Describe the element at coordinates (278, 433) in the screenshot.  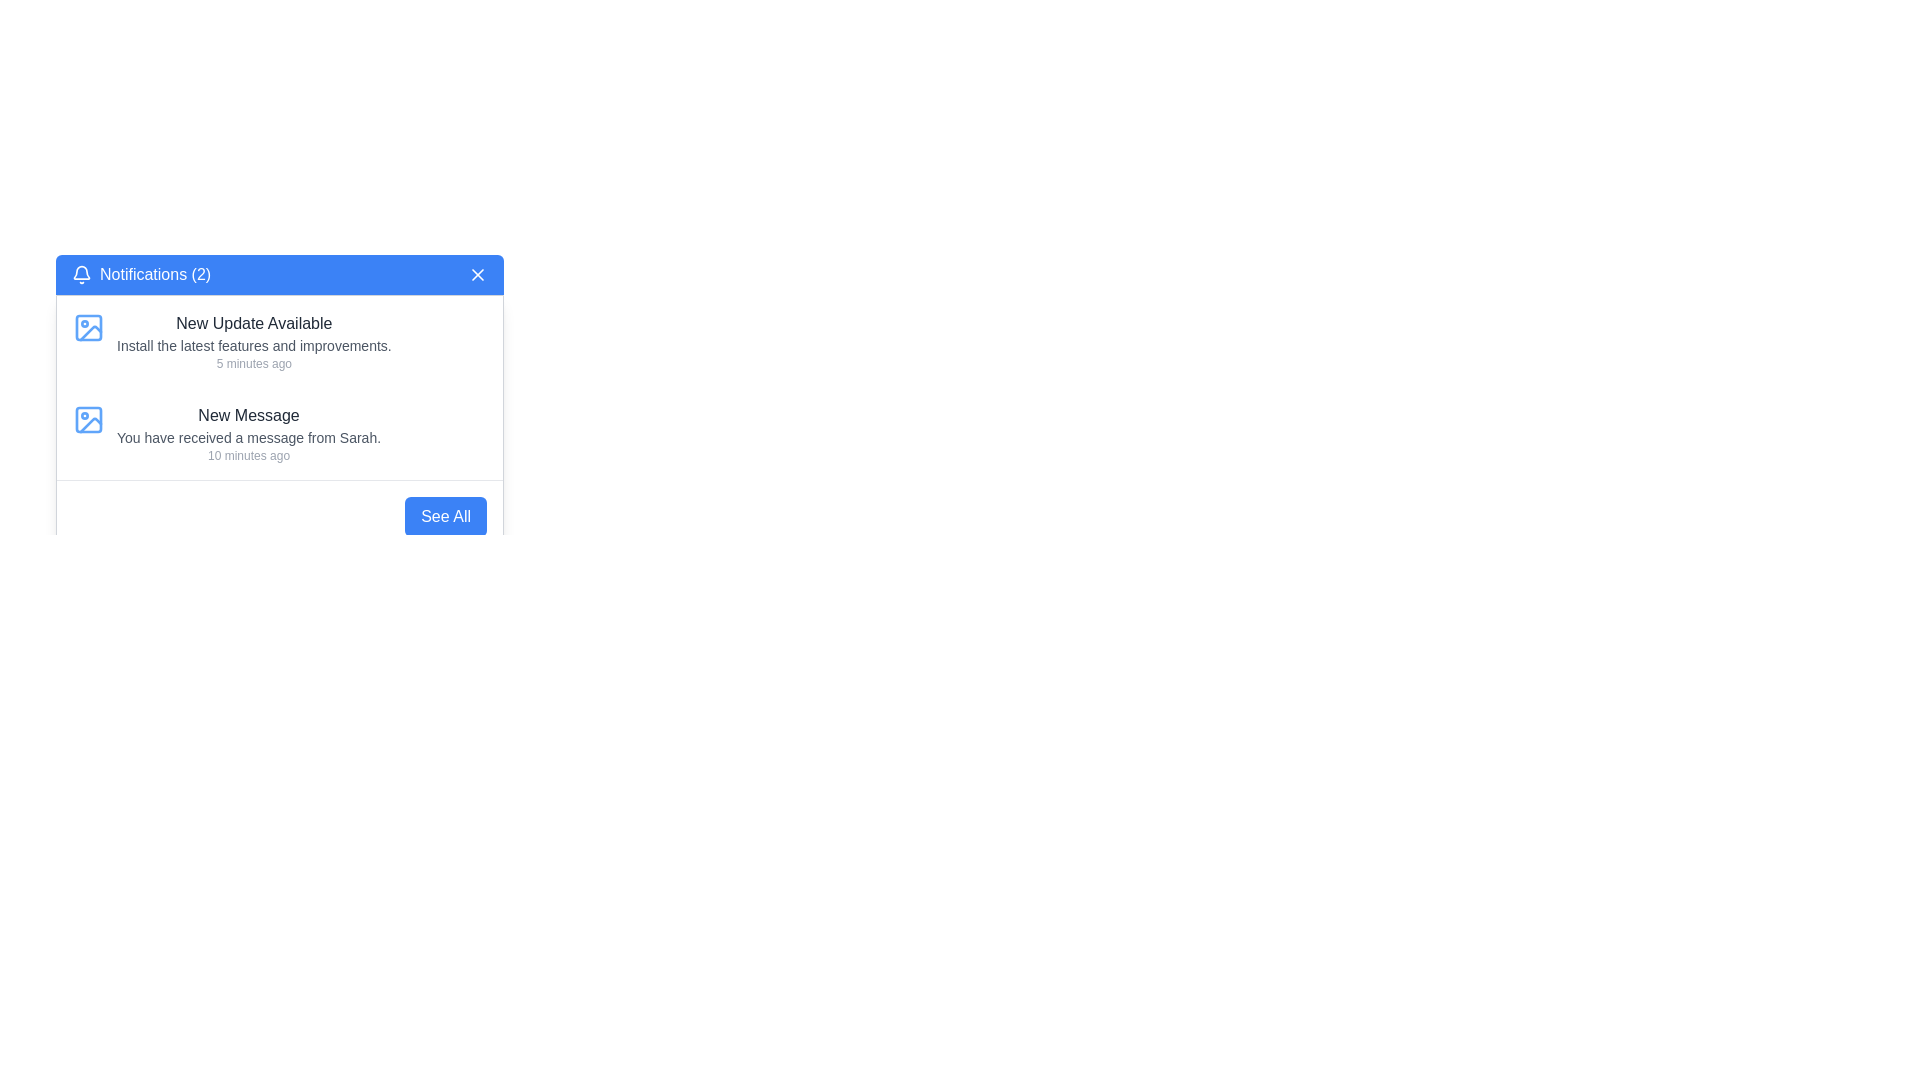
I see `the second Notification Card in the notification dropdown menu` at that location.